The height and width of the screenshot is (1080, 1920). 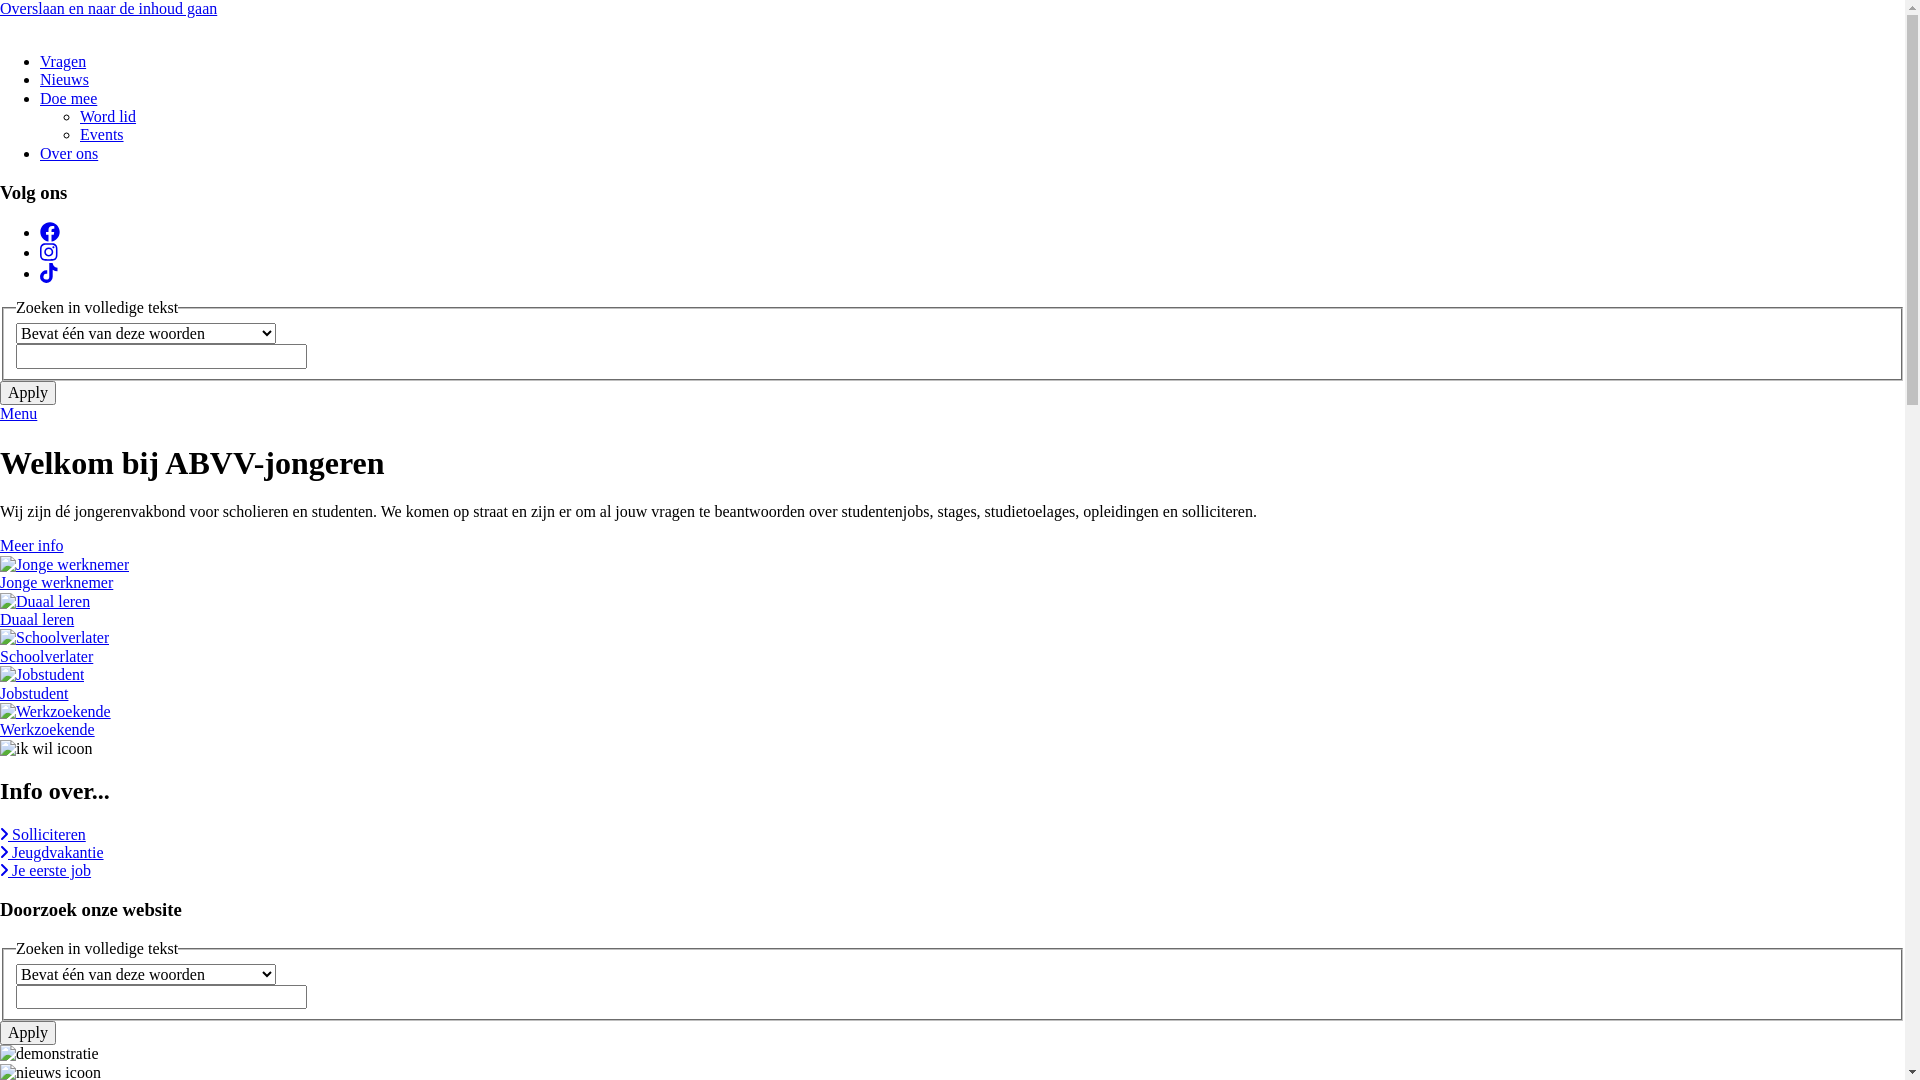 What do you see at coordinates (45, 869) in the screenshot?
I see `'Je eerste job'` at bounding box center [45, 869].